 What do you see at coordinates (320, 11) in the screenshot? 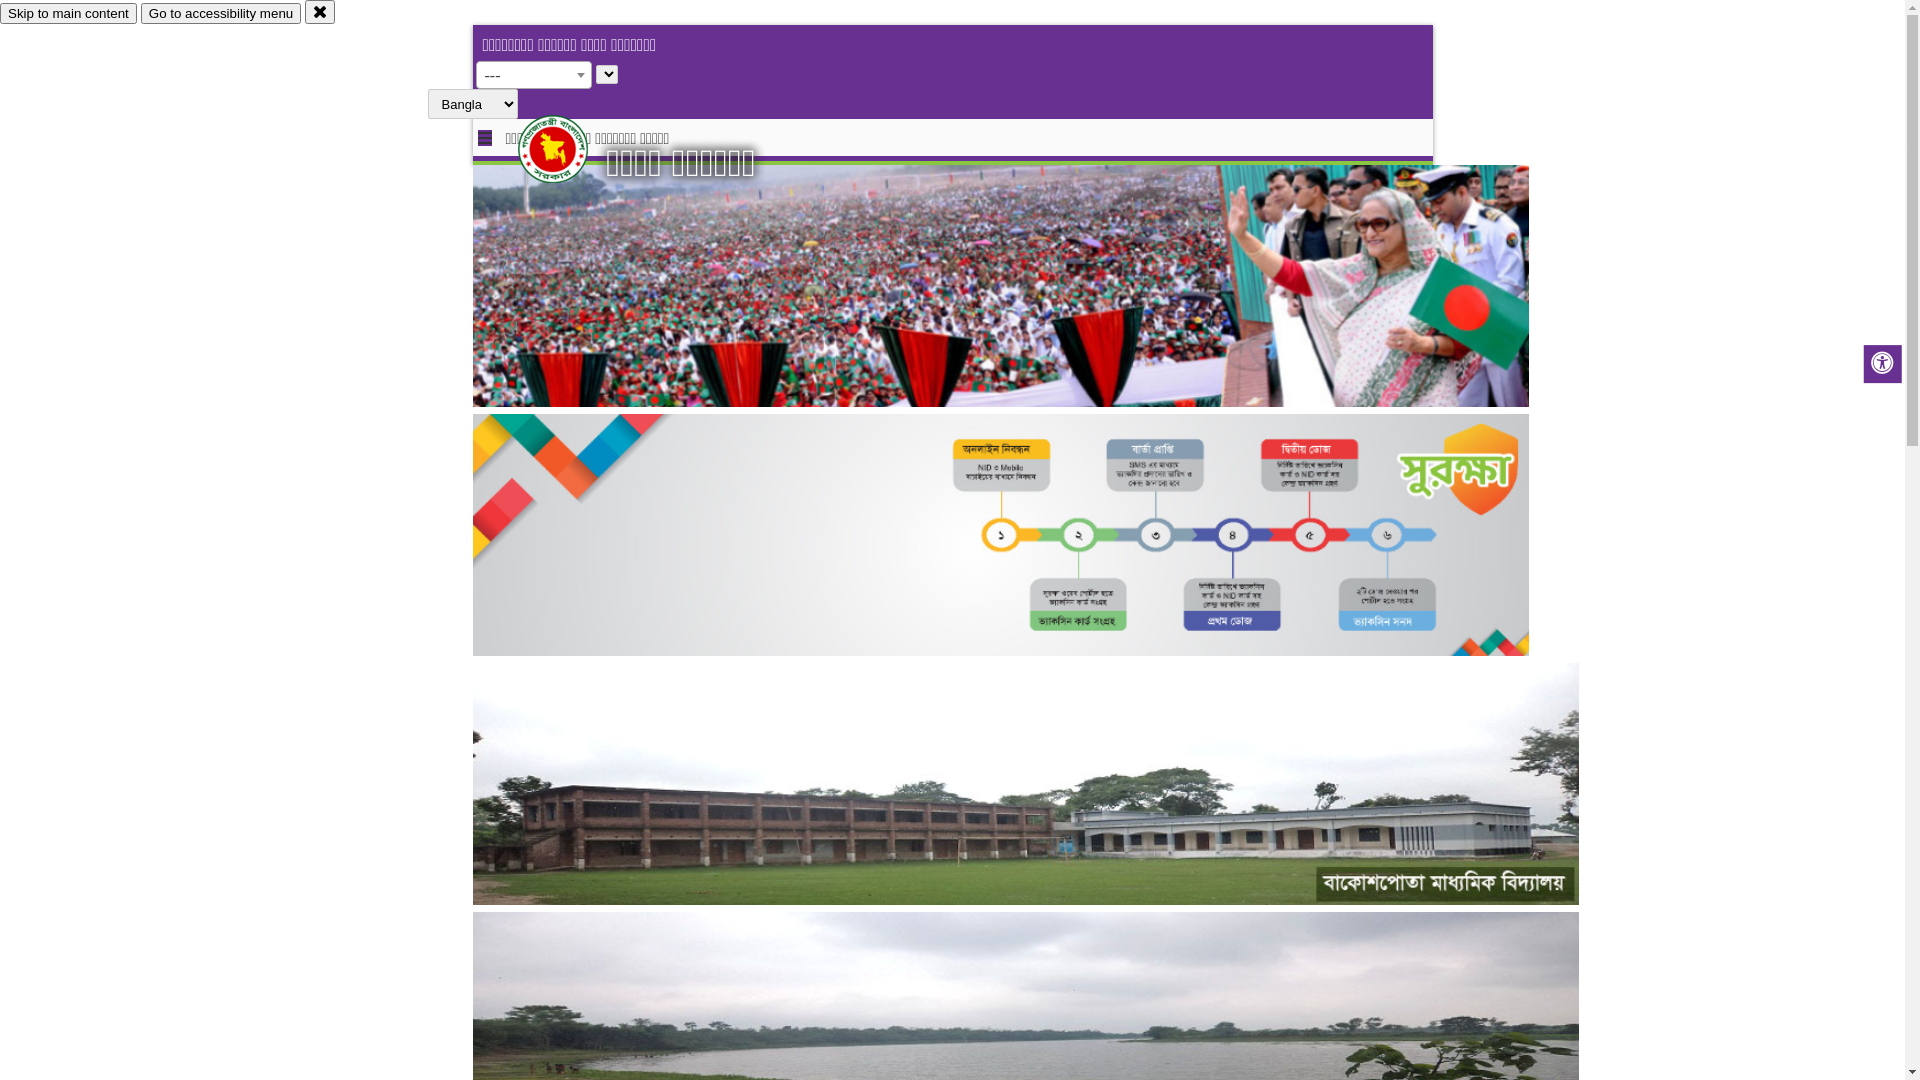
I see `'close'` at bounding box center [320, 11].